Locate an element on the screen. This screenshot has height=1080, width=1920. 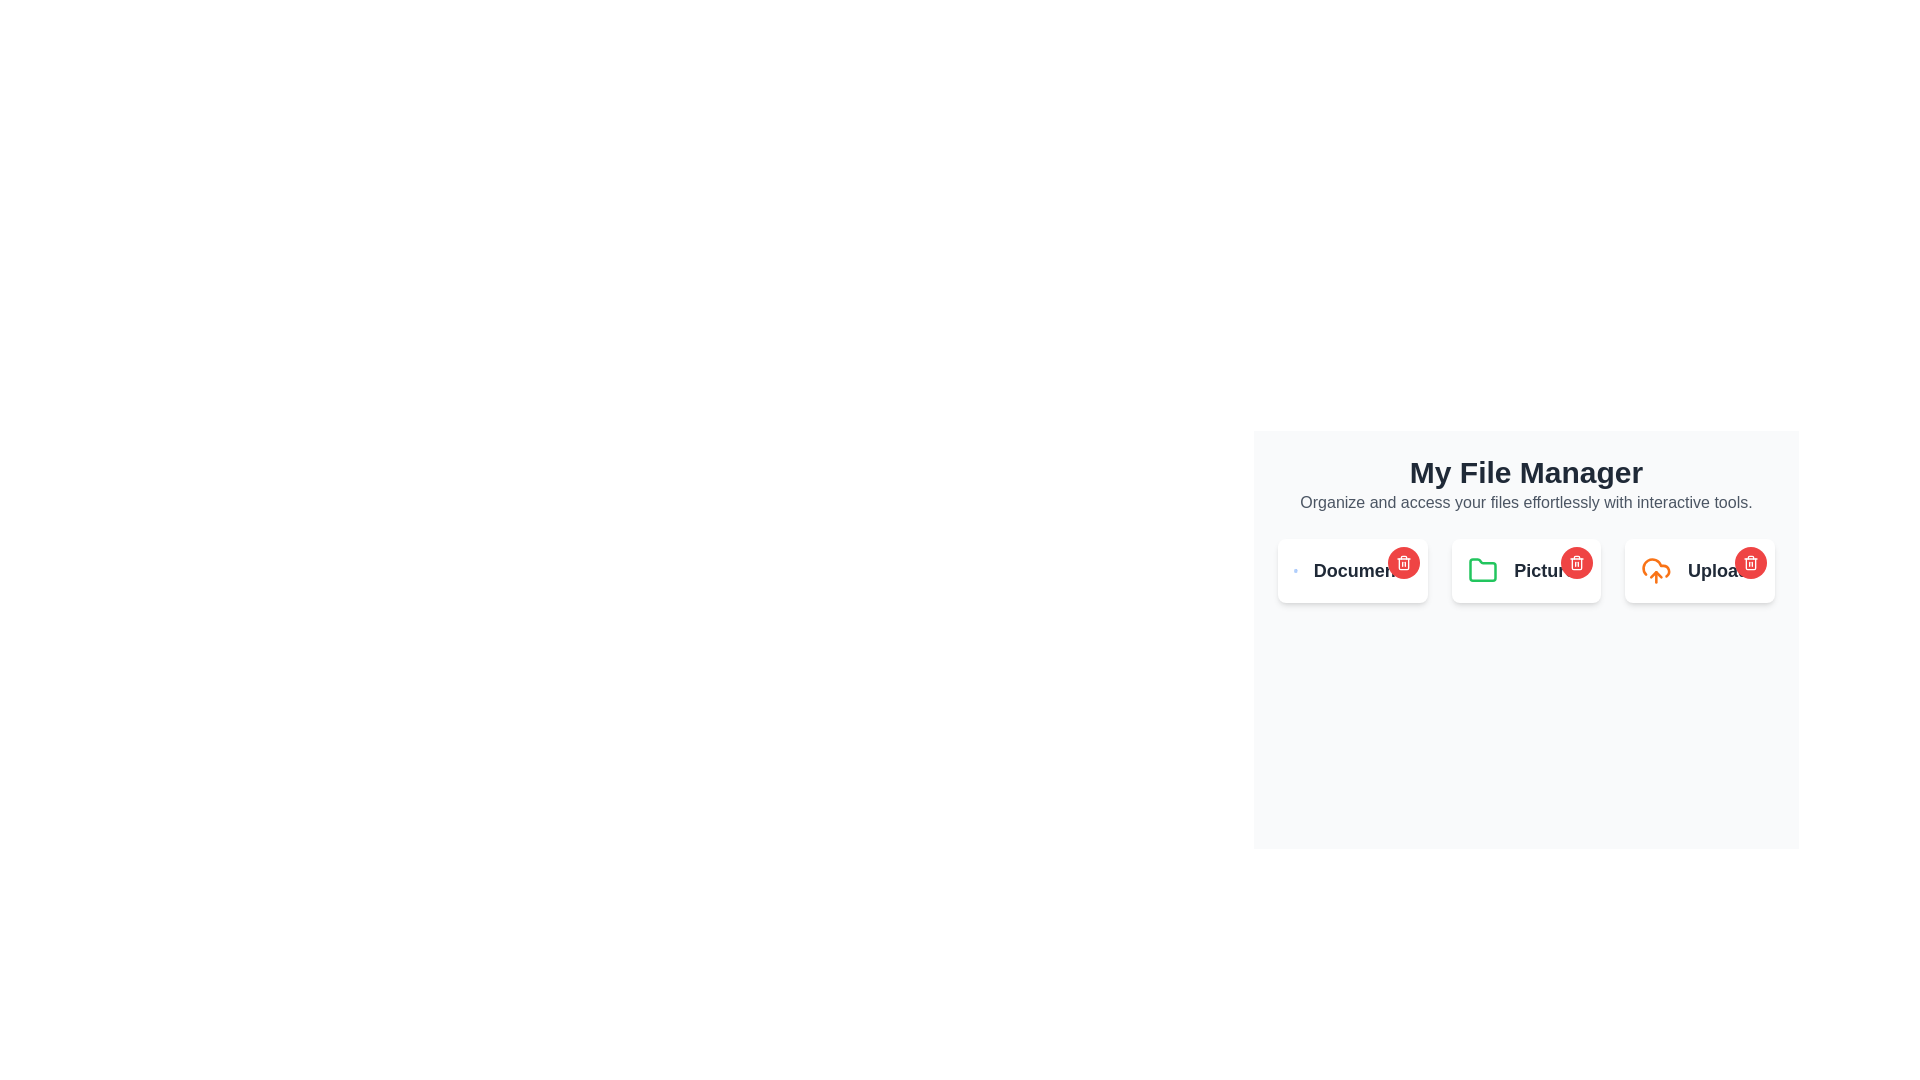
the delete icon button with the trash bin icon located in the top-right corner of the 'Uploads' card is located at coordinates (1750, 563).